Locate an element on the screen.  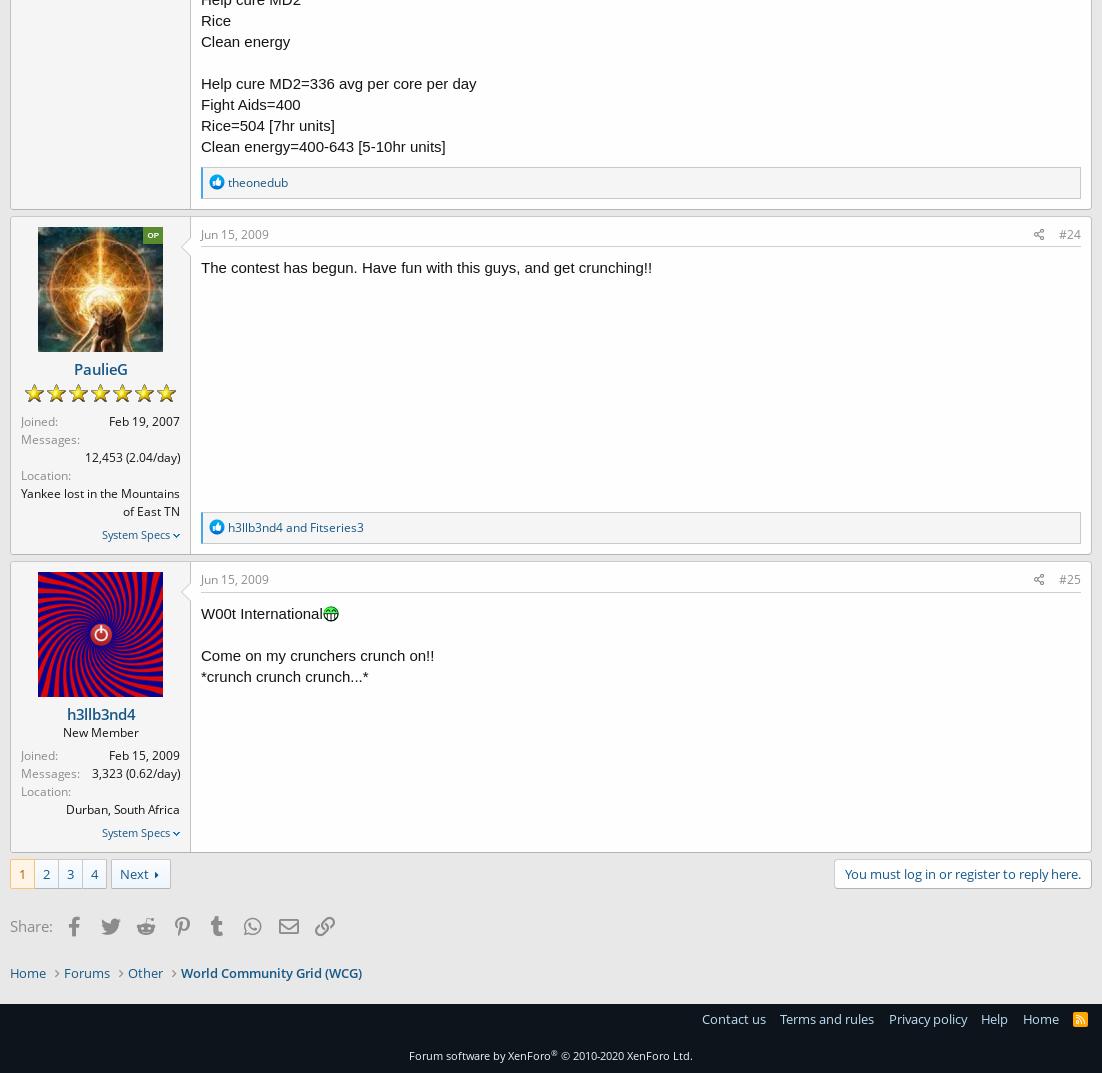
'Feb 19, 2007' is located at coordinates (143, 420).